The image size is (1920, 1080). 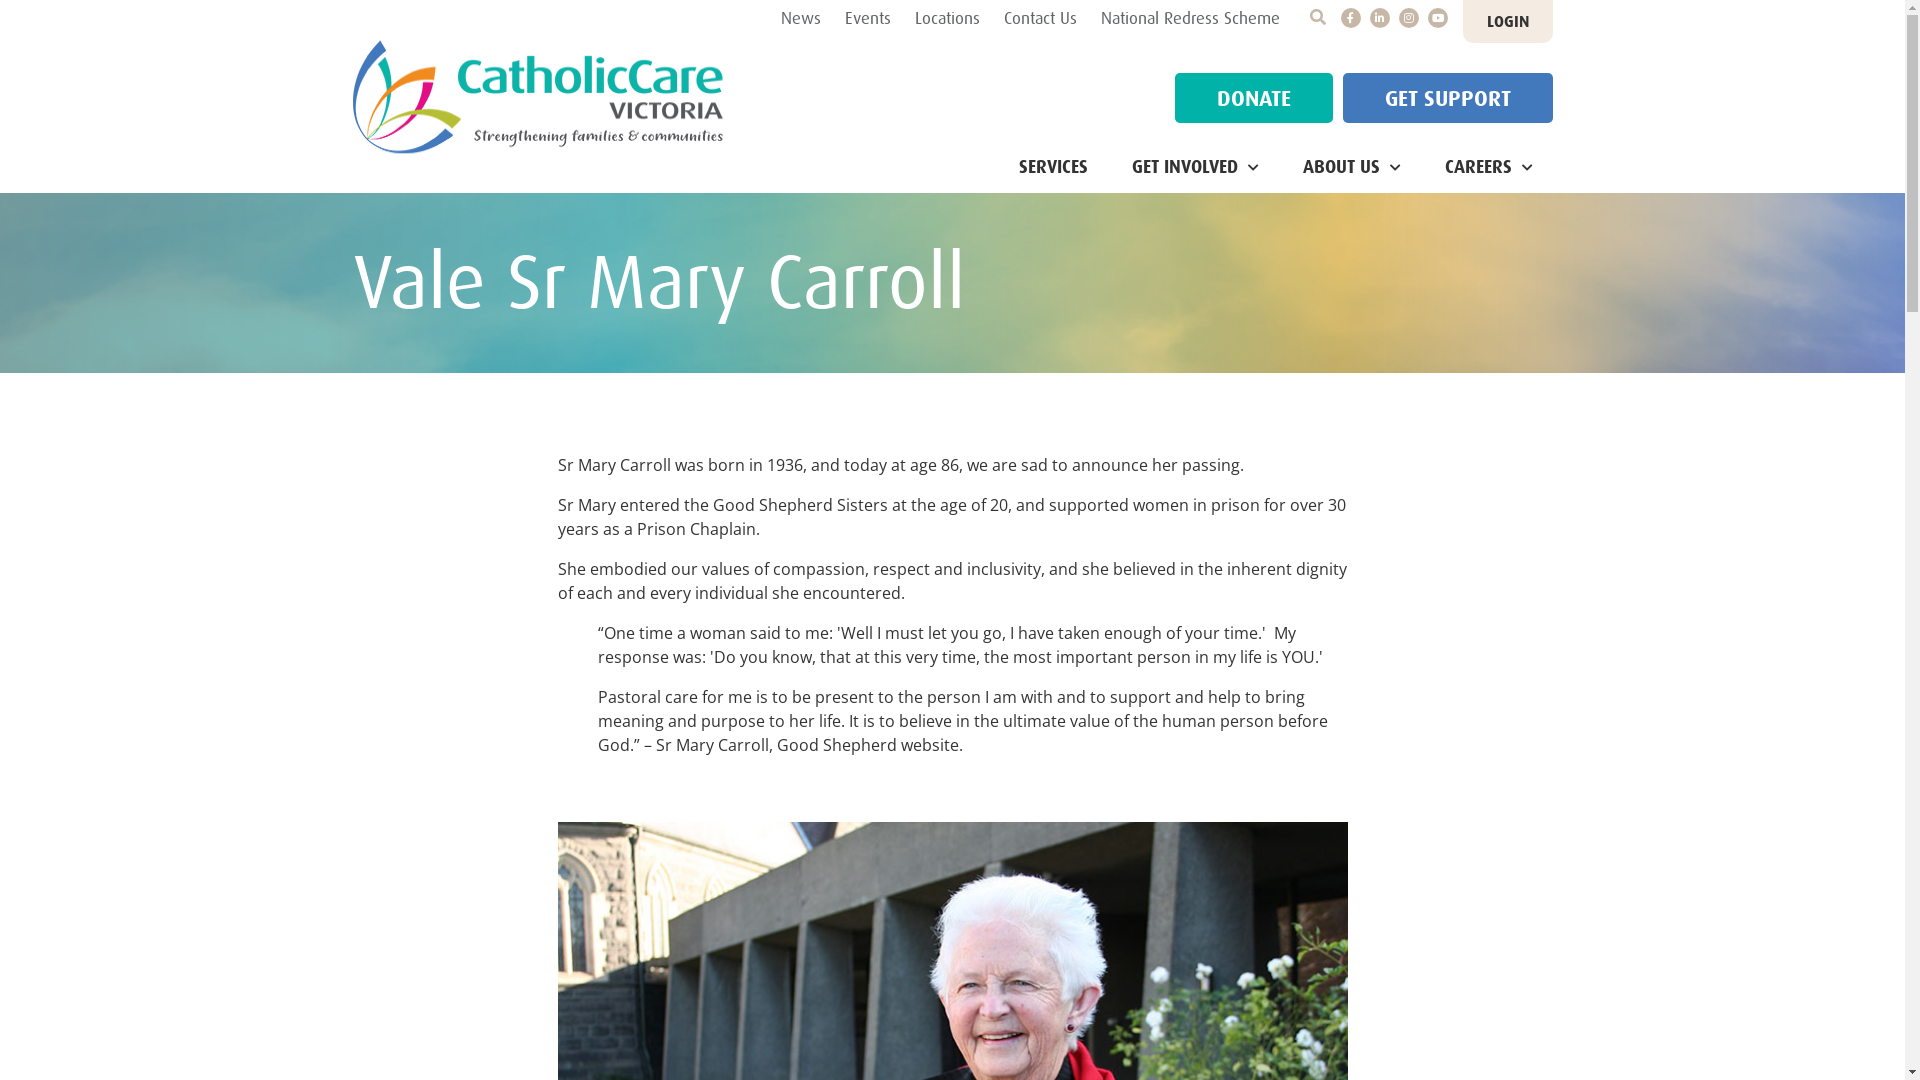 What do you see at coordinates (1350, 167) in the screenshot?
I see `'ABOUT US'` at bounding box center [1350, 167].